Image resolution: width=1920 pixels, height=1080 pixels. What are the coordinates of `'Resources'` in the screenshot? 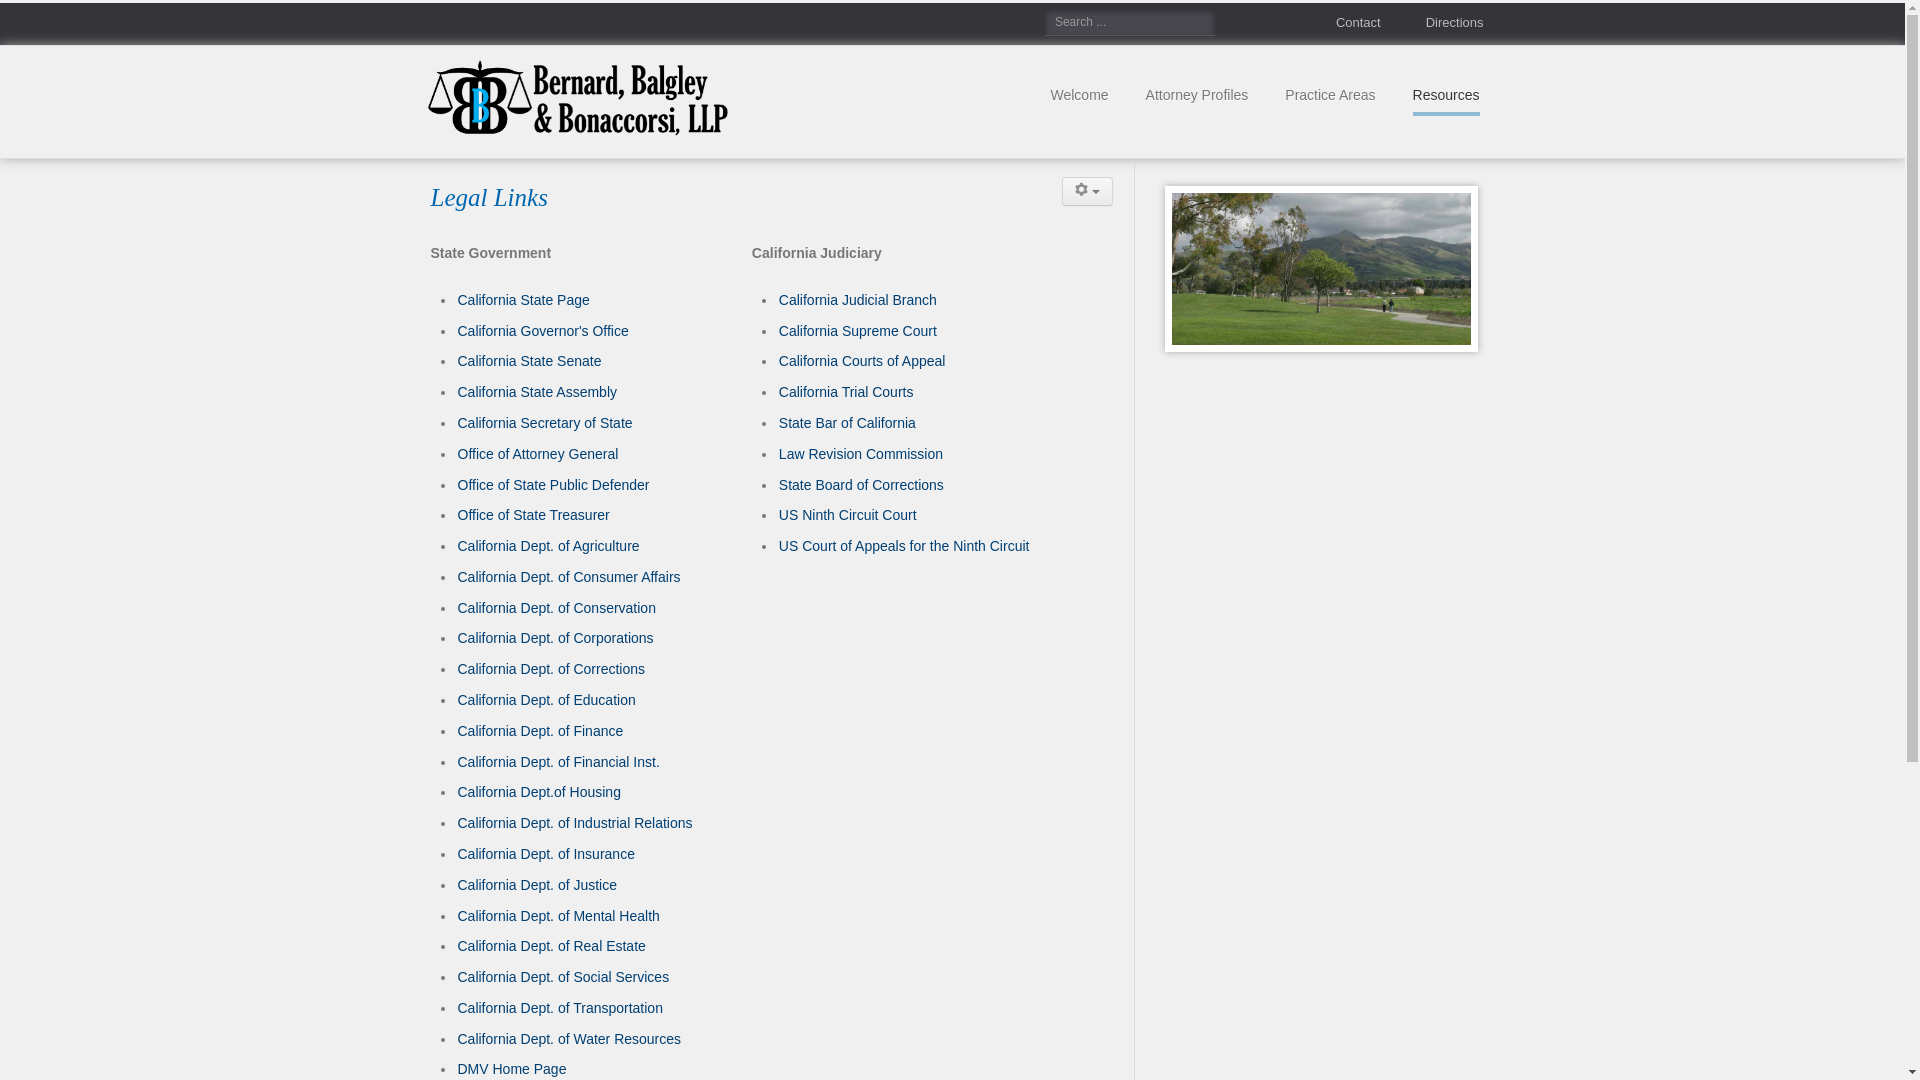 It's located at (1446, 96).